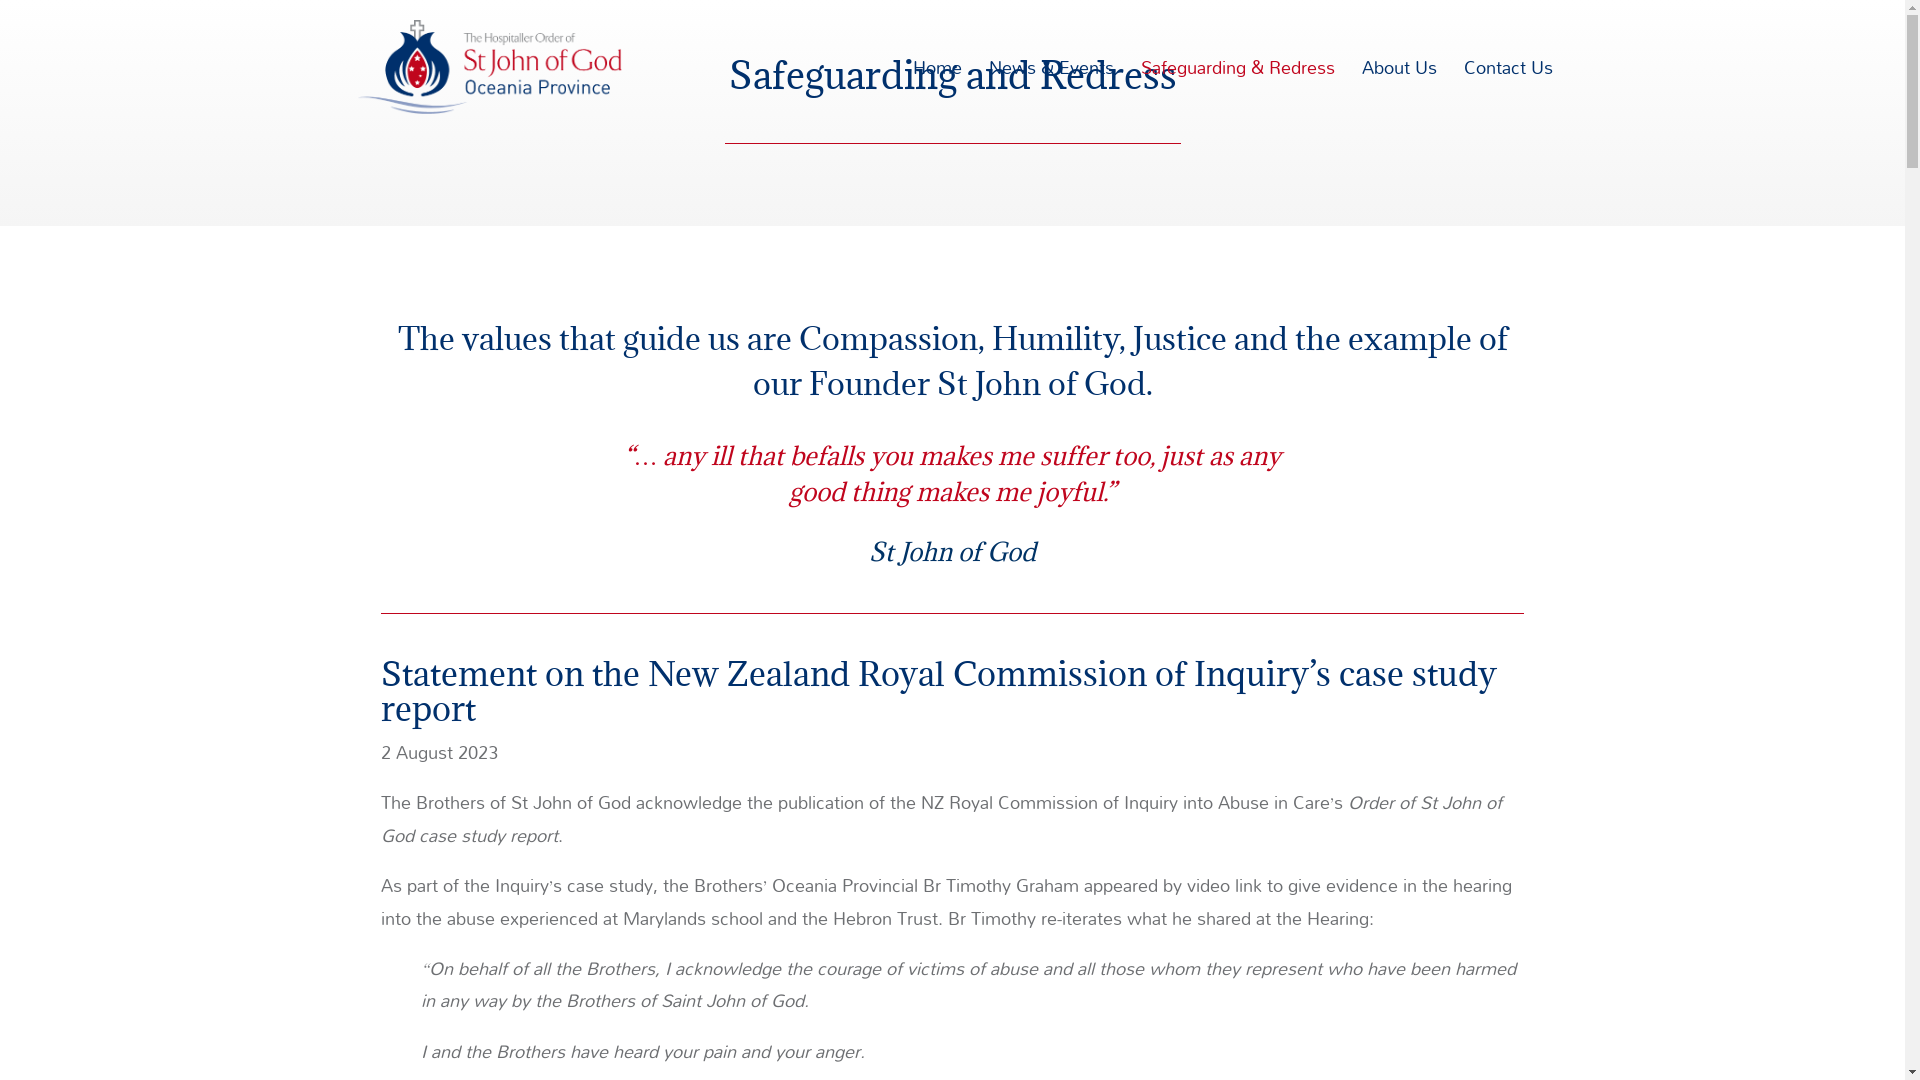  I want to click on 'Safeguarding & Redress', so click(1236, 96).